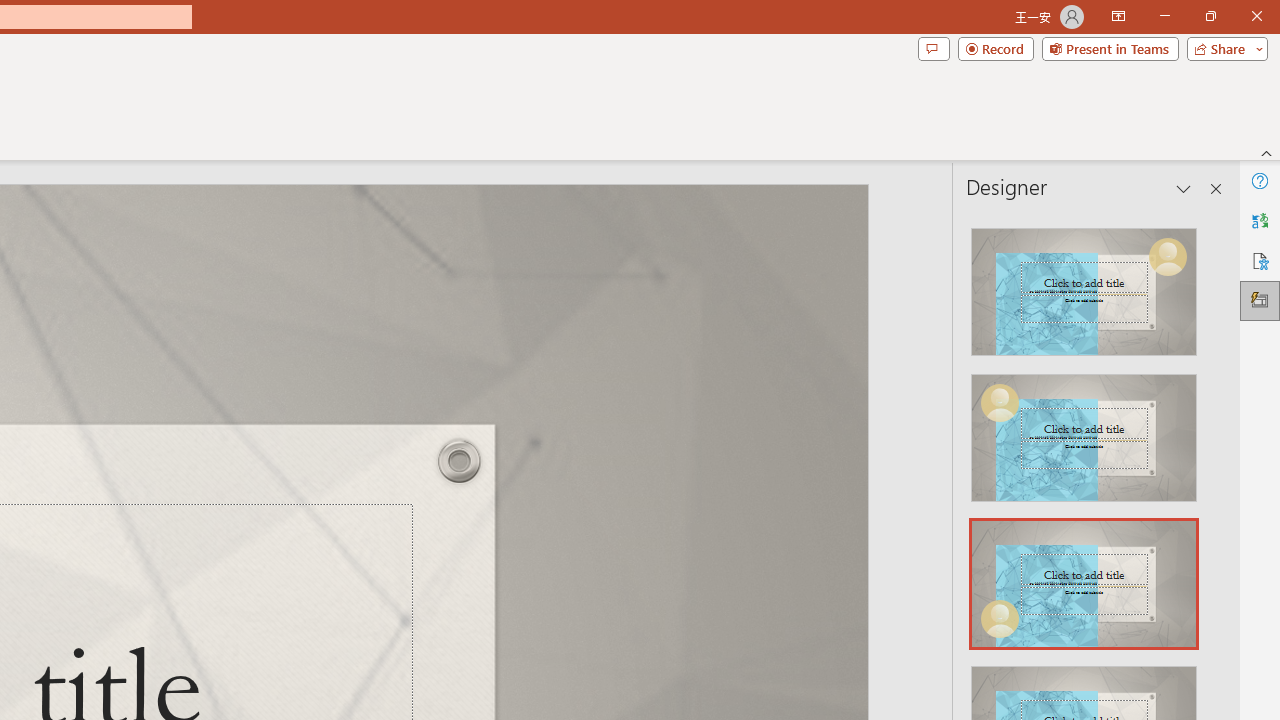 The image size is (1280, 720). I want to click on 'Task Pane Options', so click(1184, 189).